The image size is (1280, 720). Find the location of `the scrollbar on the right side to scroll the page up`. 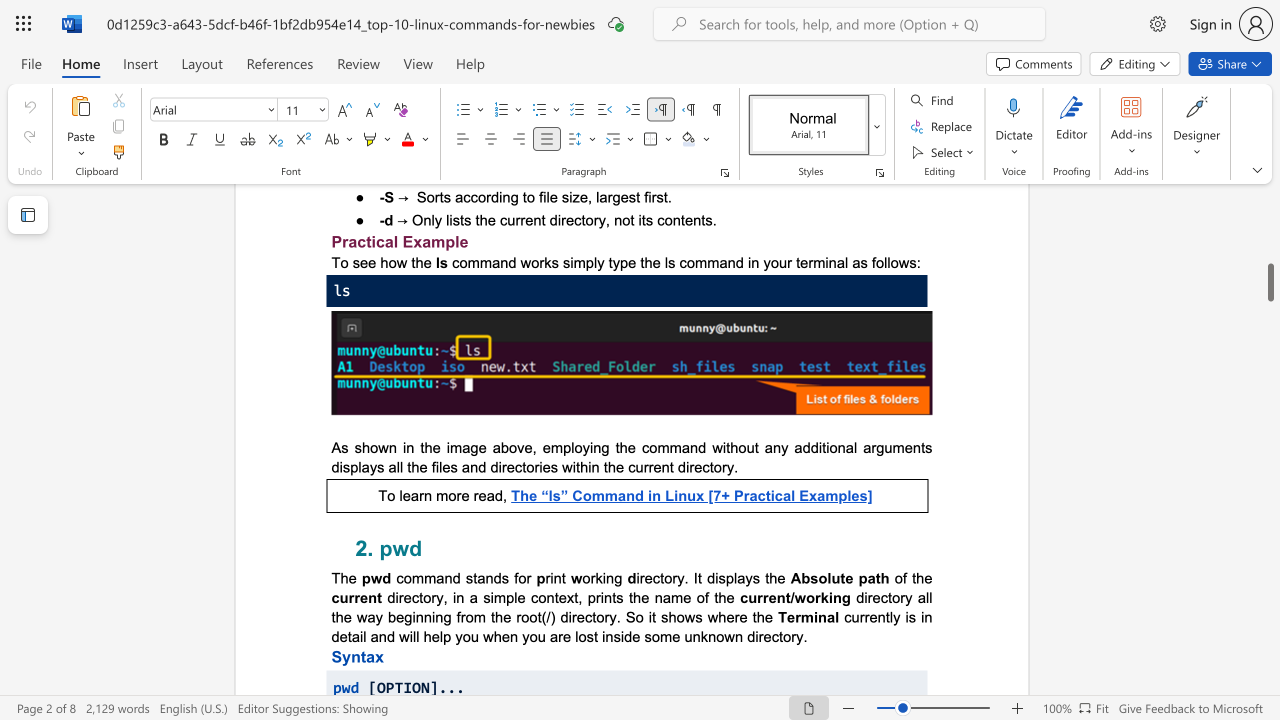

the scrollbar on the right side to scroll the page up is located at coordinates (1269, 438).